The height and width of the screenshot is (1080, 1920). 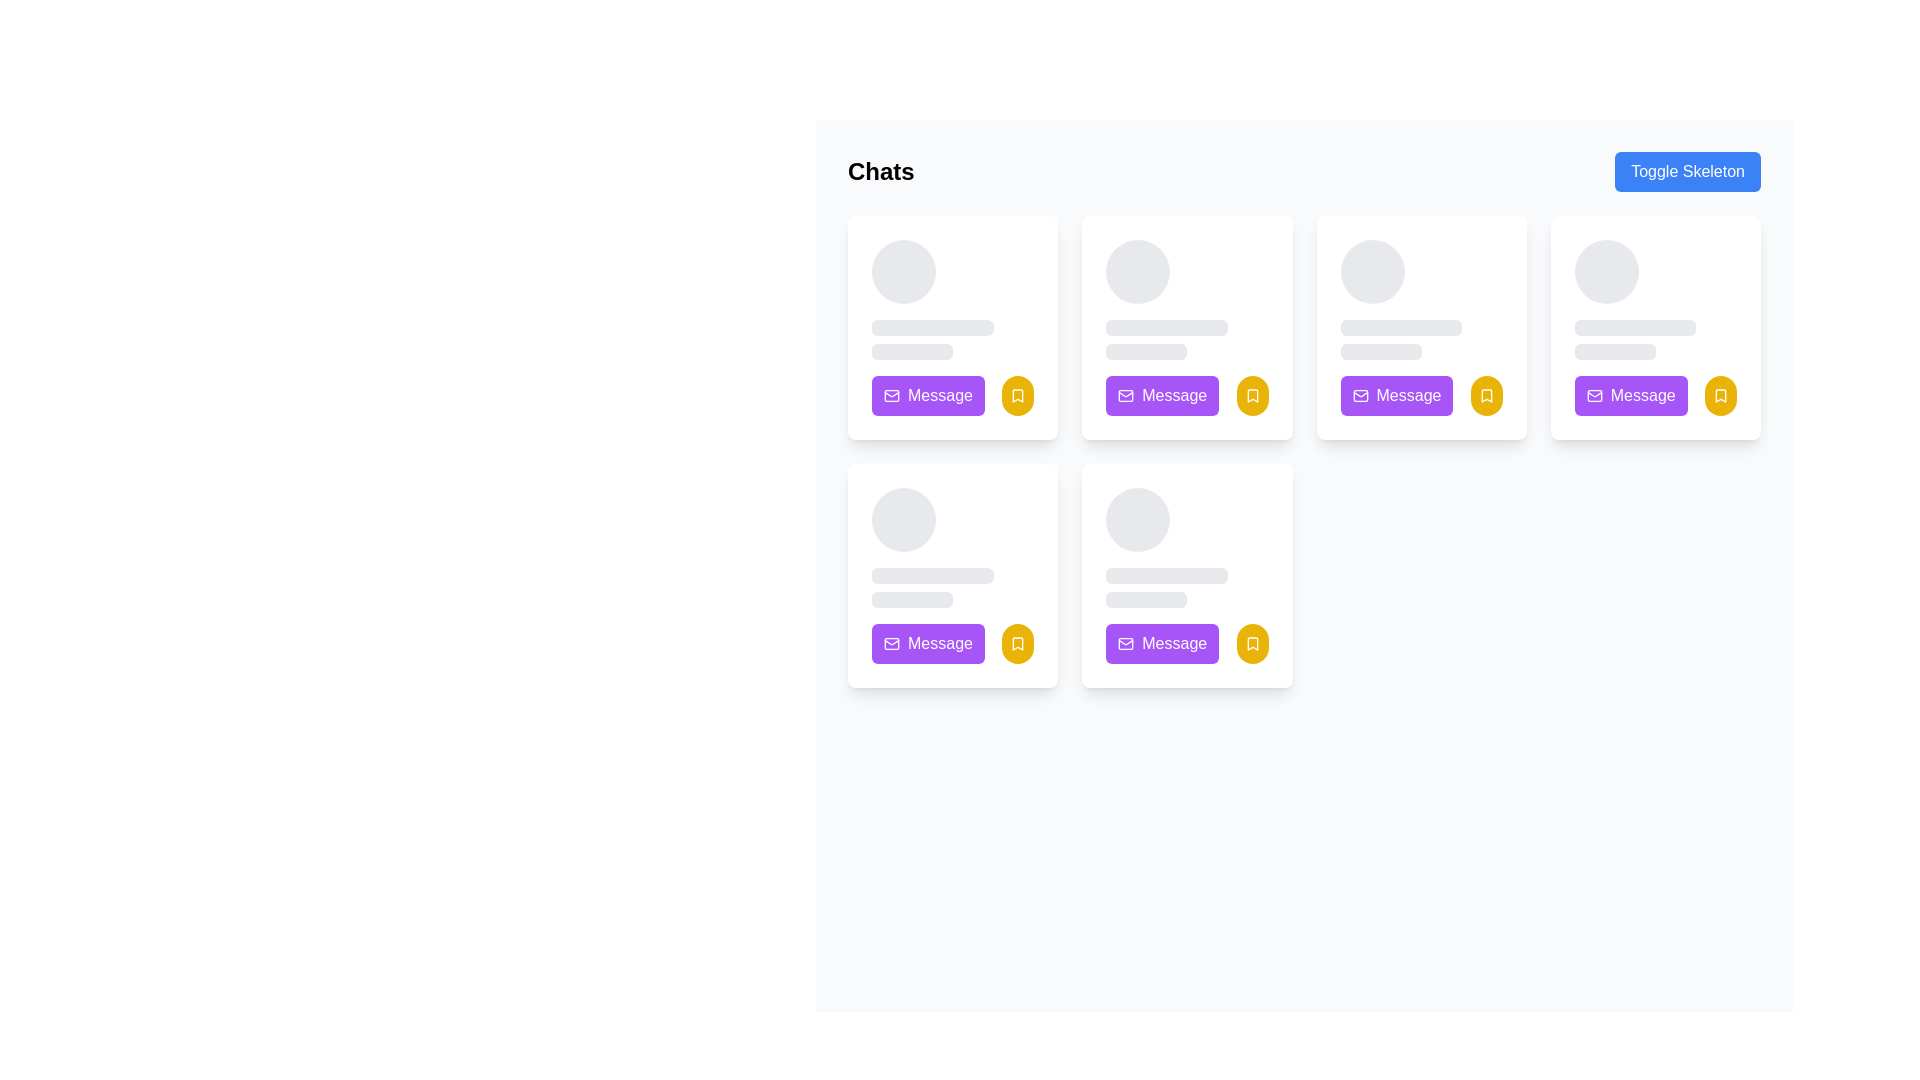 What do you see at coordinates (1018, 396) in the screenshot?
I see `the yellow bookmark icon located at the bottom-right section of the first card in the grid layout to bookmark or unbookmark` at bounding box center [1018, 396].